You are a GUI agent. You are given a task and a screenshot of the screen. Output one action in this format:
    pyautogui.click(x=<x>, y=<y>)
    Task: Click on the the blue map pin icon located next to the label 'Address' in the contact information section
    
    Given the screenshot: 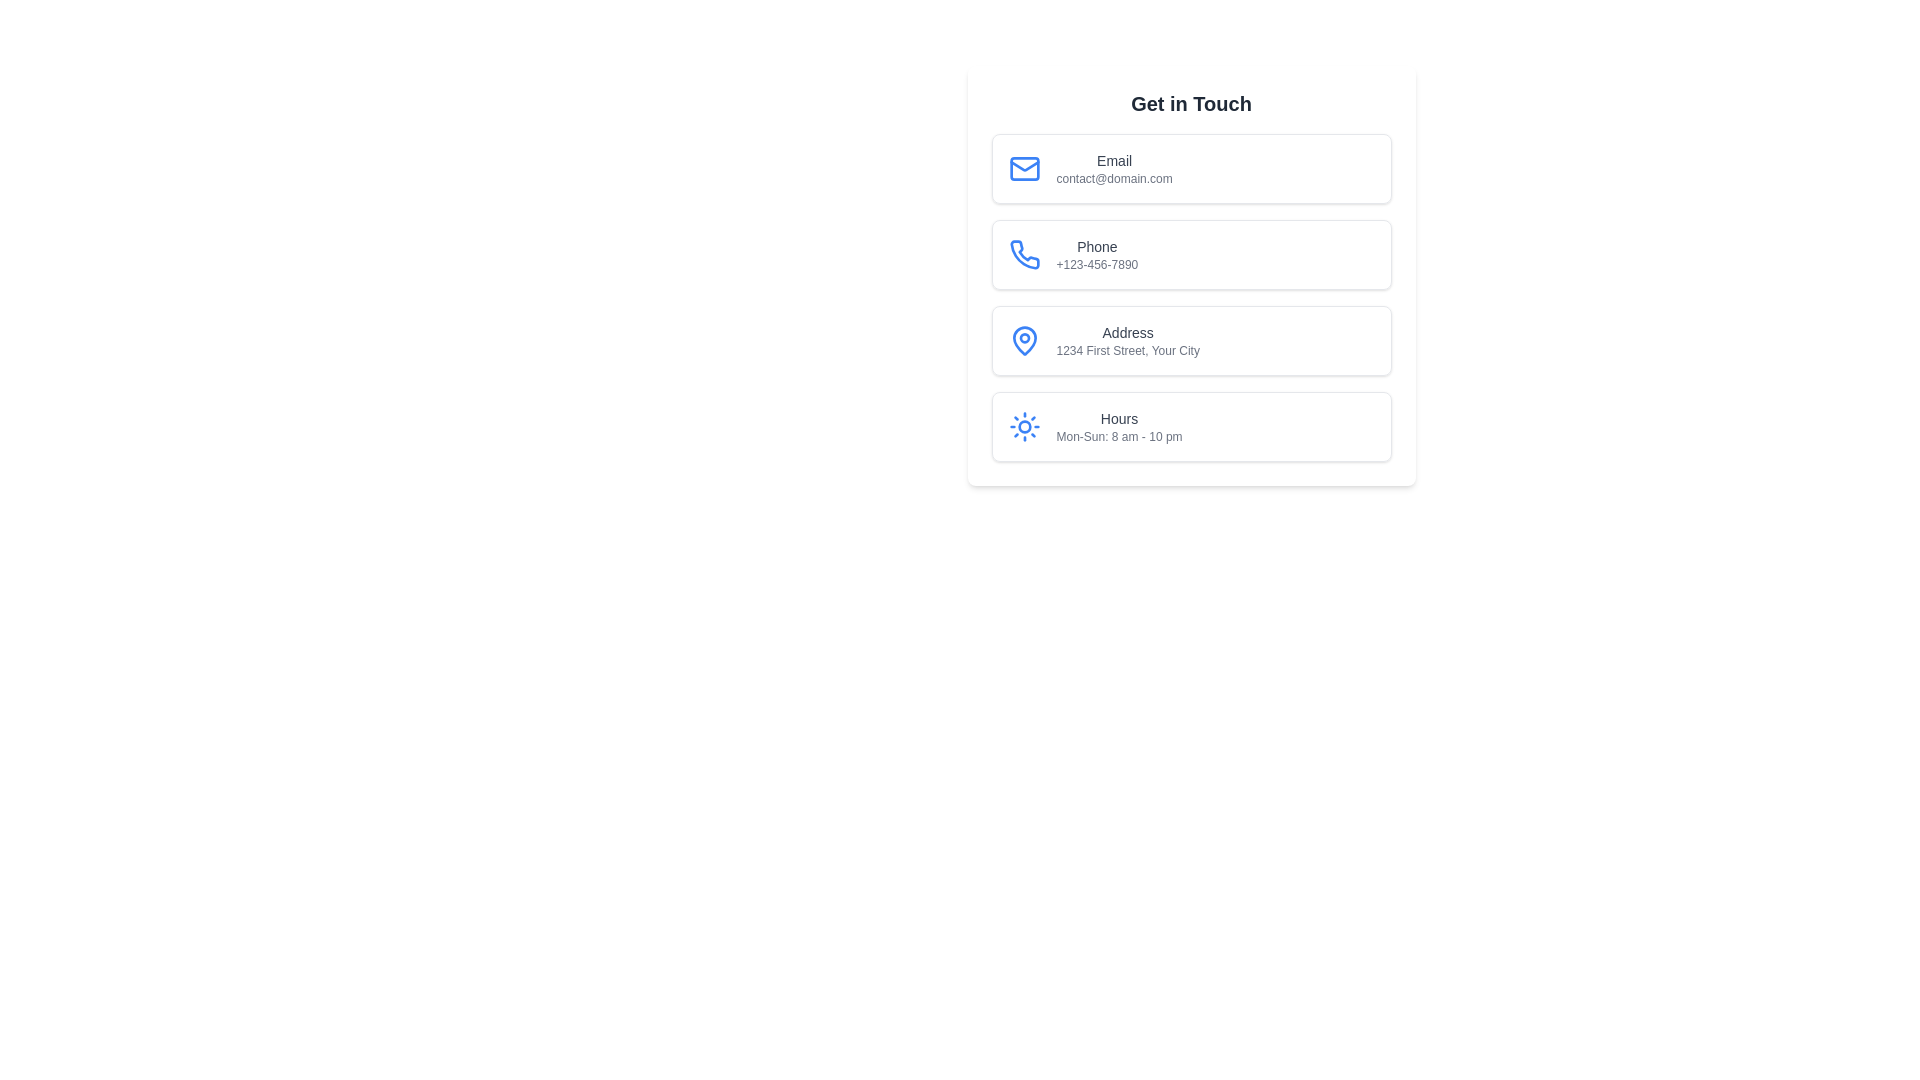 What is the action you would take?
    pyautogui.click(x=1024, y=339)
    